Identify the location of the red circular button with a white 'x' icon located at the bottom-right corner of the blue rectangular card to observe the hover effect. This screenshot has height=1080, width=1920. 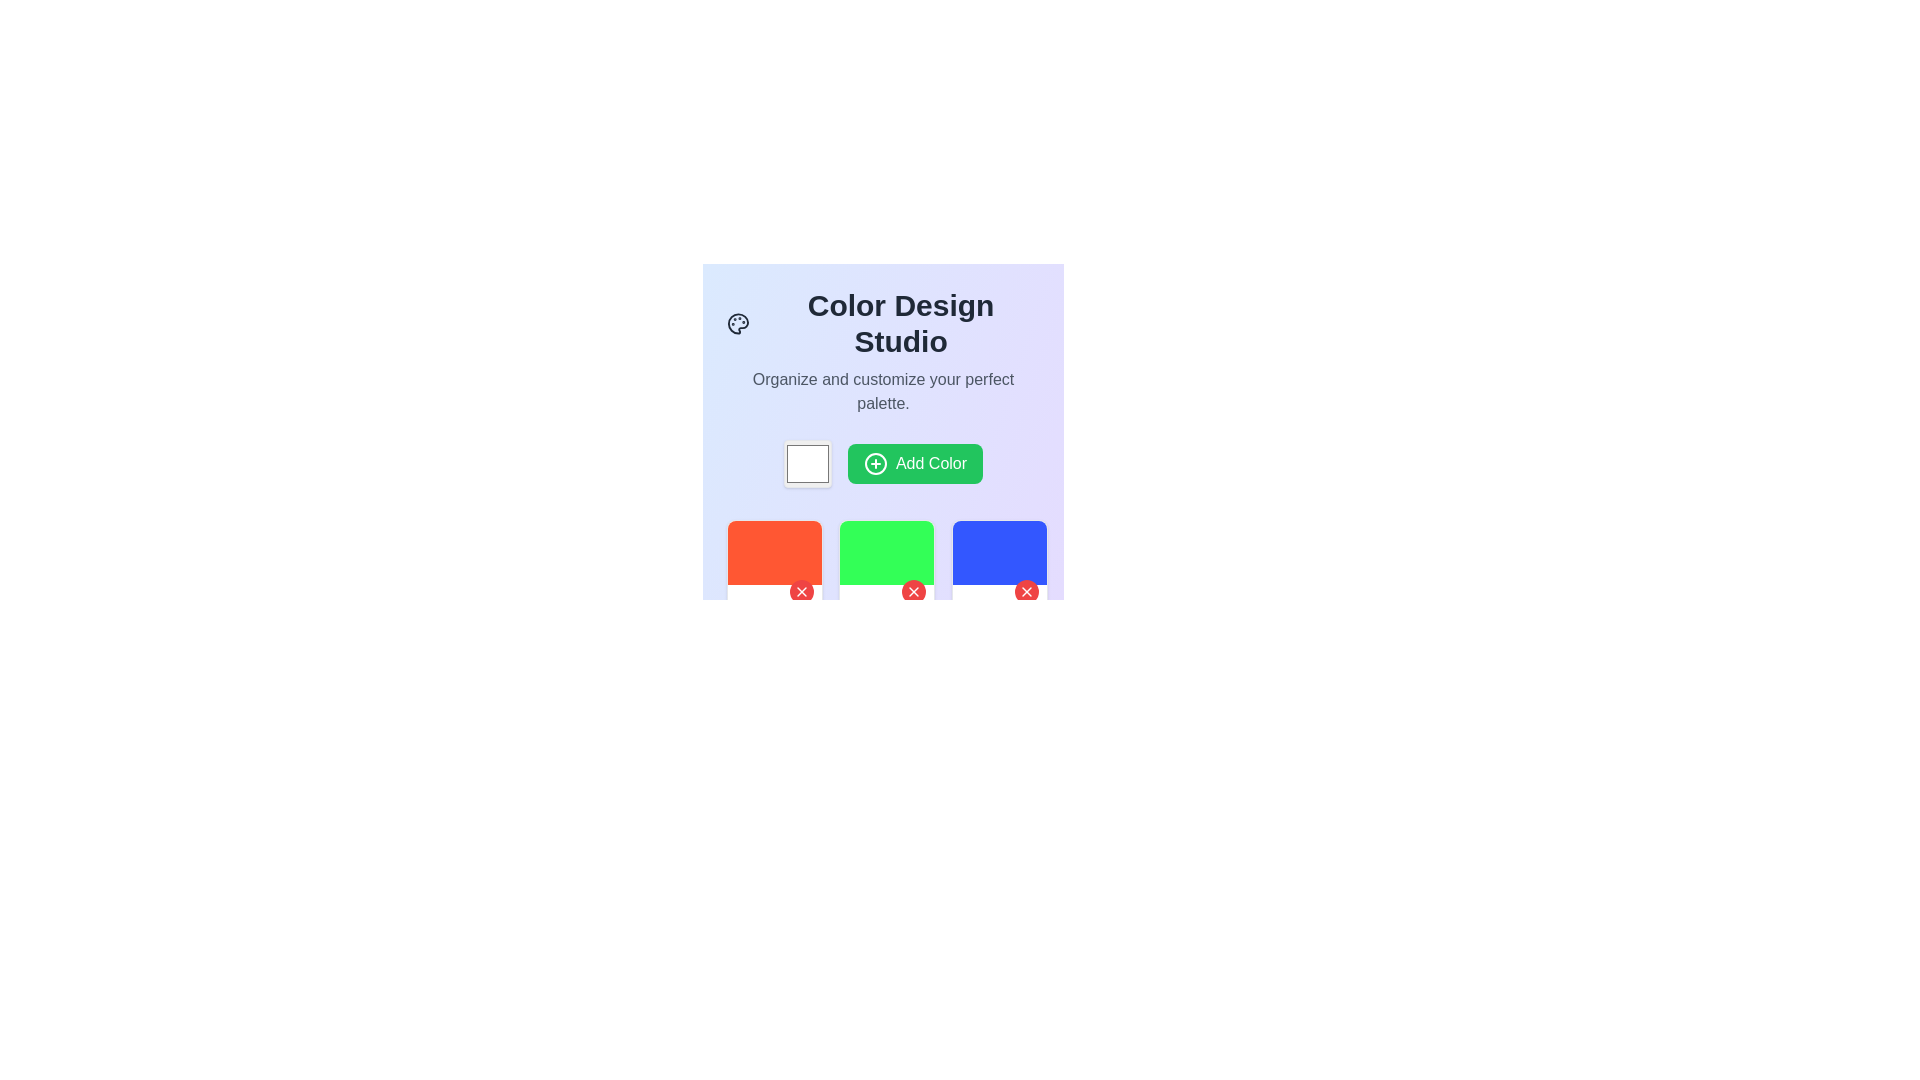
(1026, 592).